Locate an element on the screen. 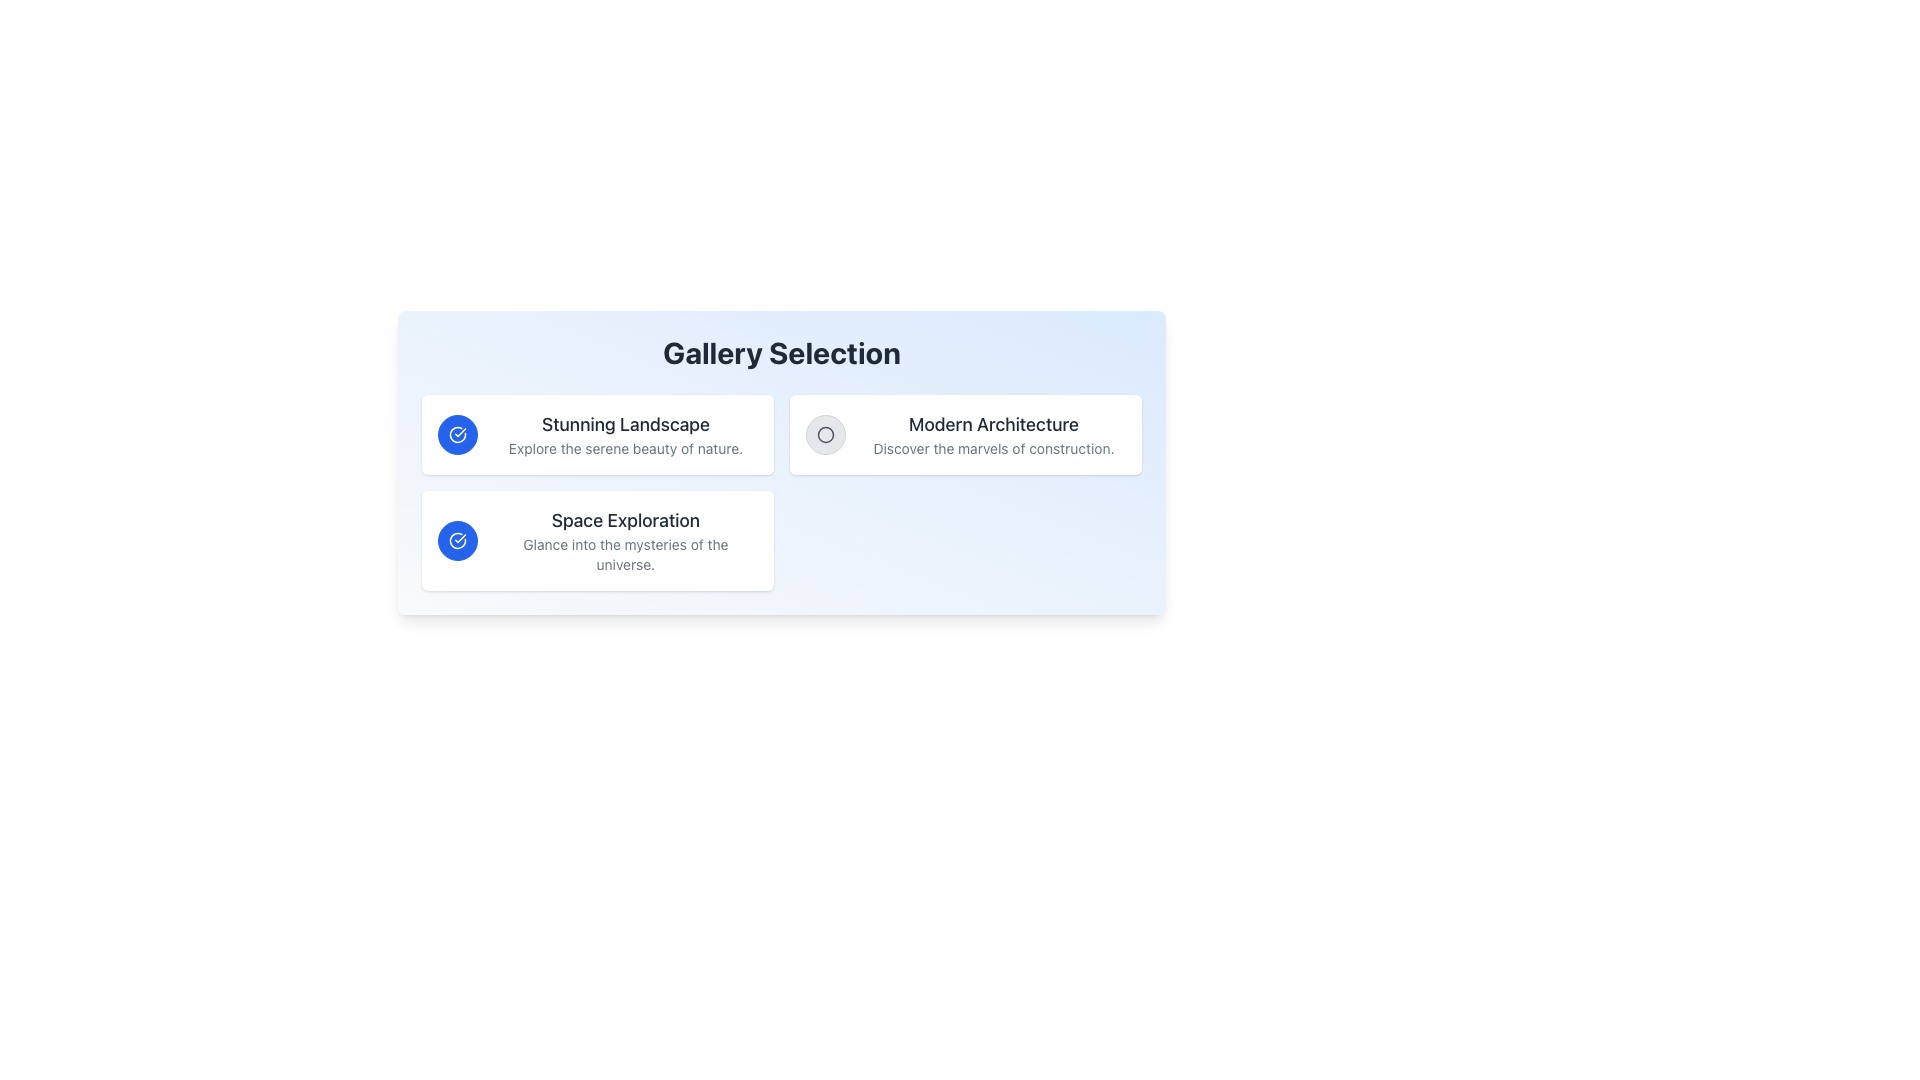 This screenshot has width=1920, height=1080. the circular icon with a checkmark inside, styled with a blue fill and white stroke, located in the top-left button of the Gallery Selection section, next to the text 'Stunning Landscape' is located at coordinates (456, 540).